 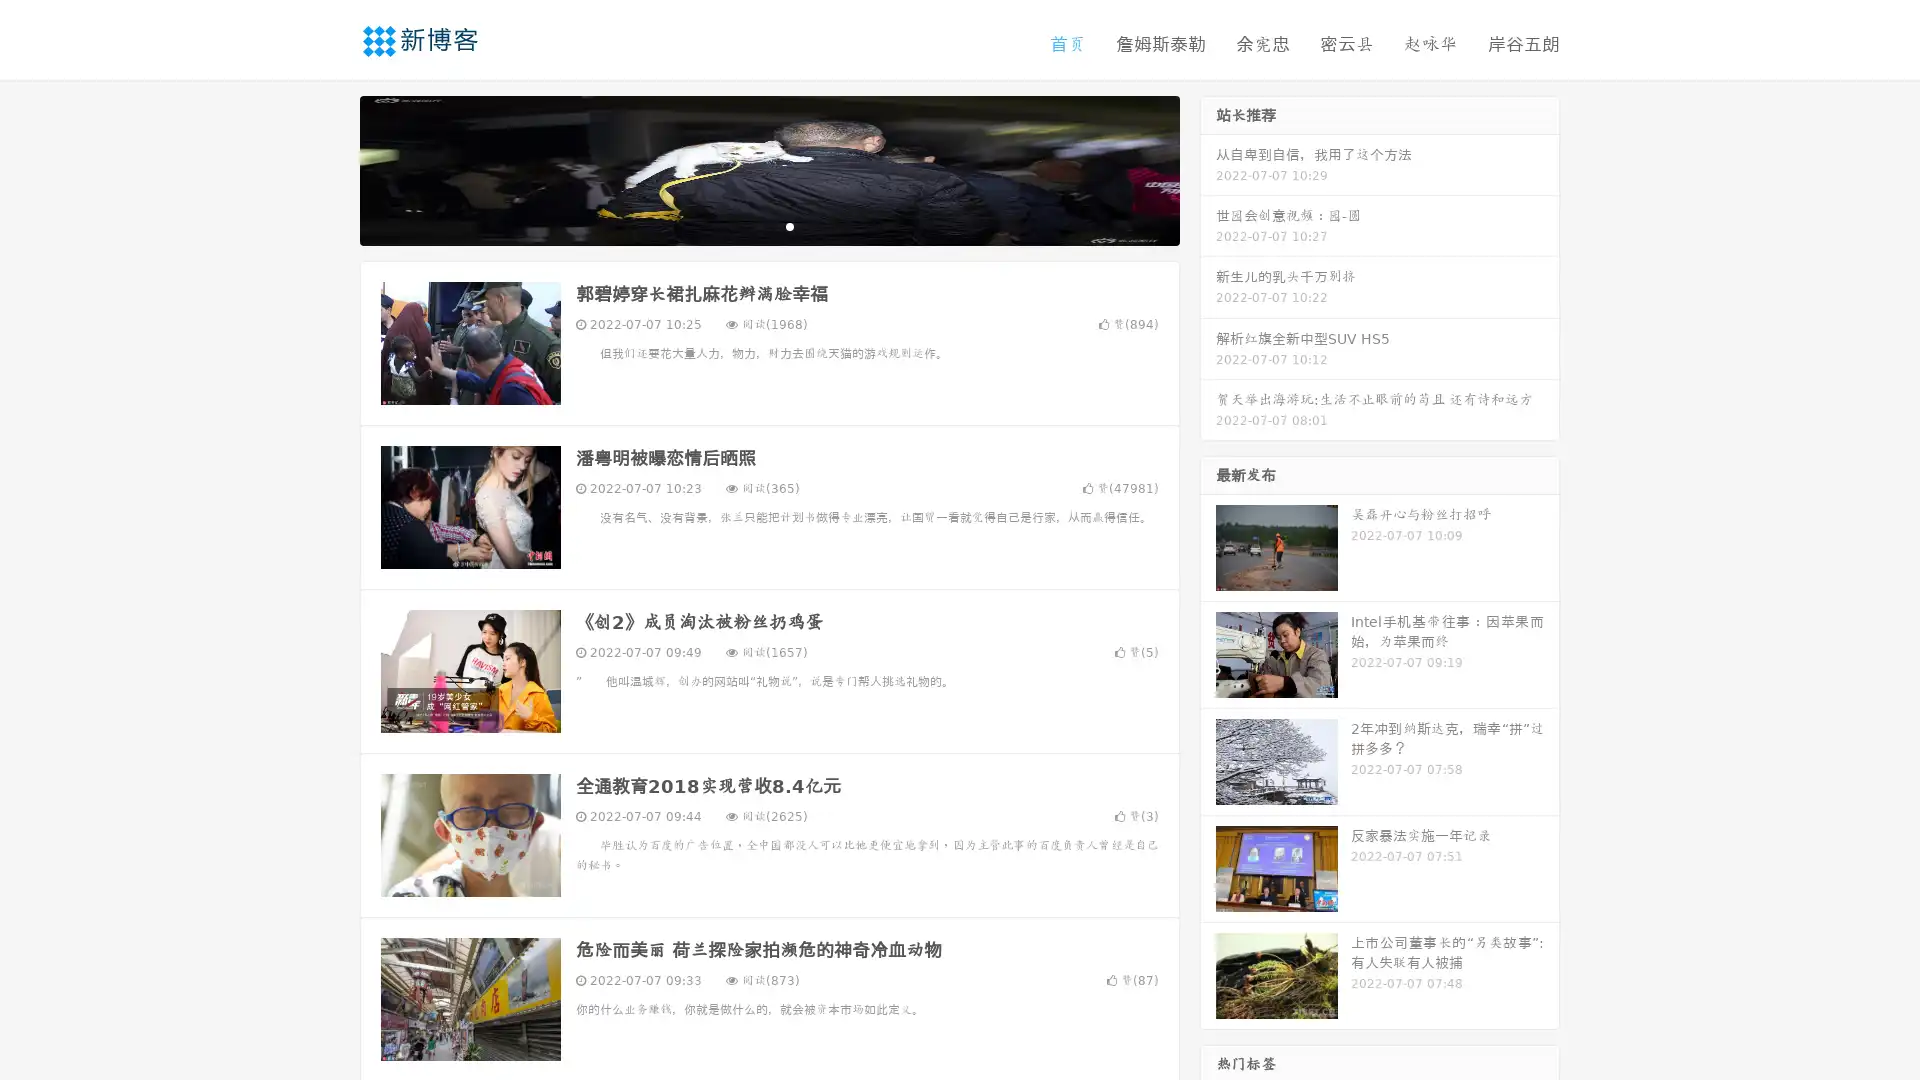 I want to click on Previous slide, so click(x=330, y=168).